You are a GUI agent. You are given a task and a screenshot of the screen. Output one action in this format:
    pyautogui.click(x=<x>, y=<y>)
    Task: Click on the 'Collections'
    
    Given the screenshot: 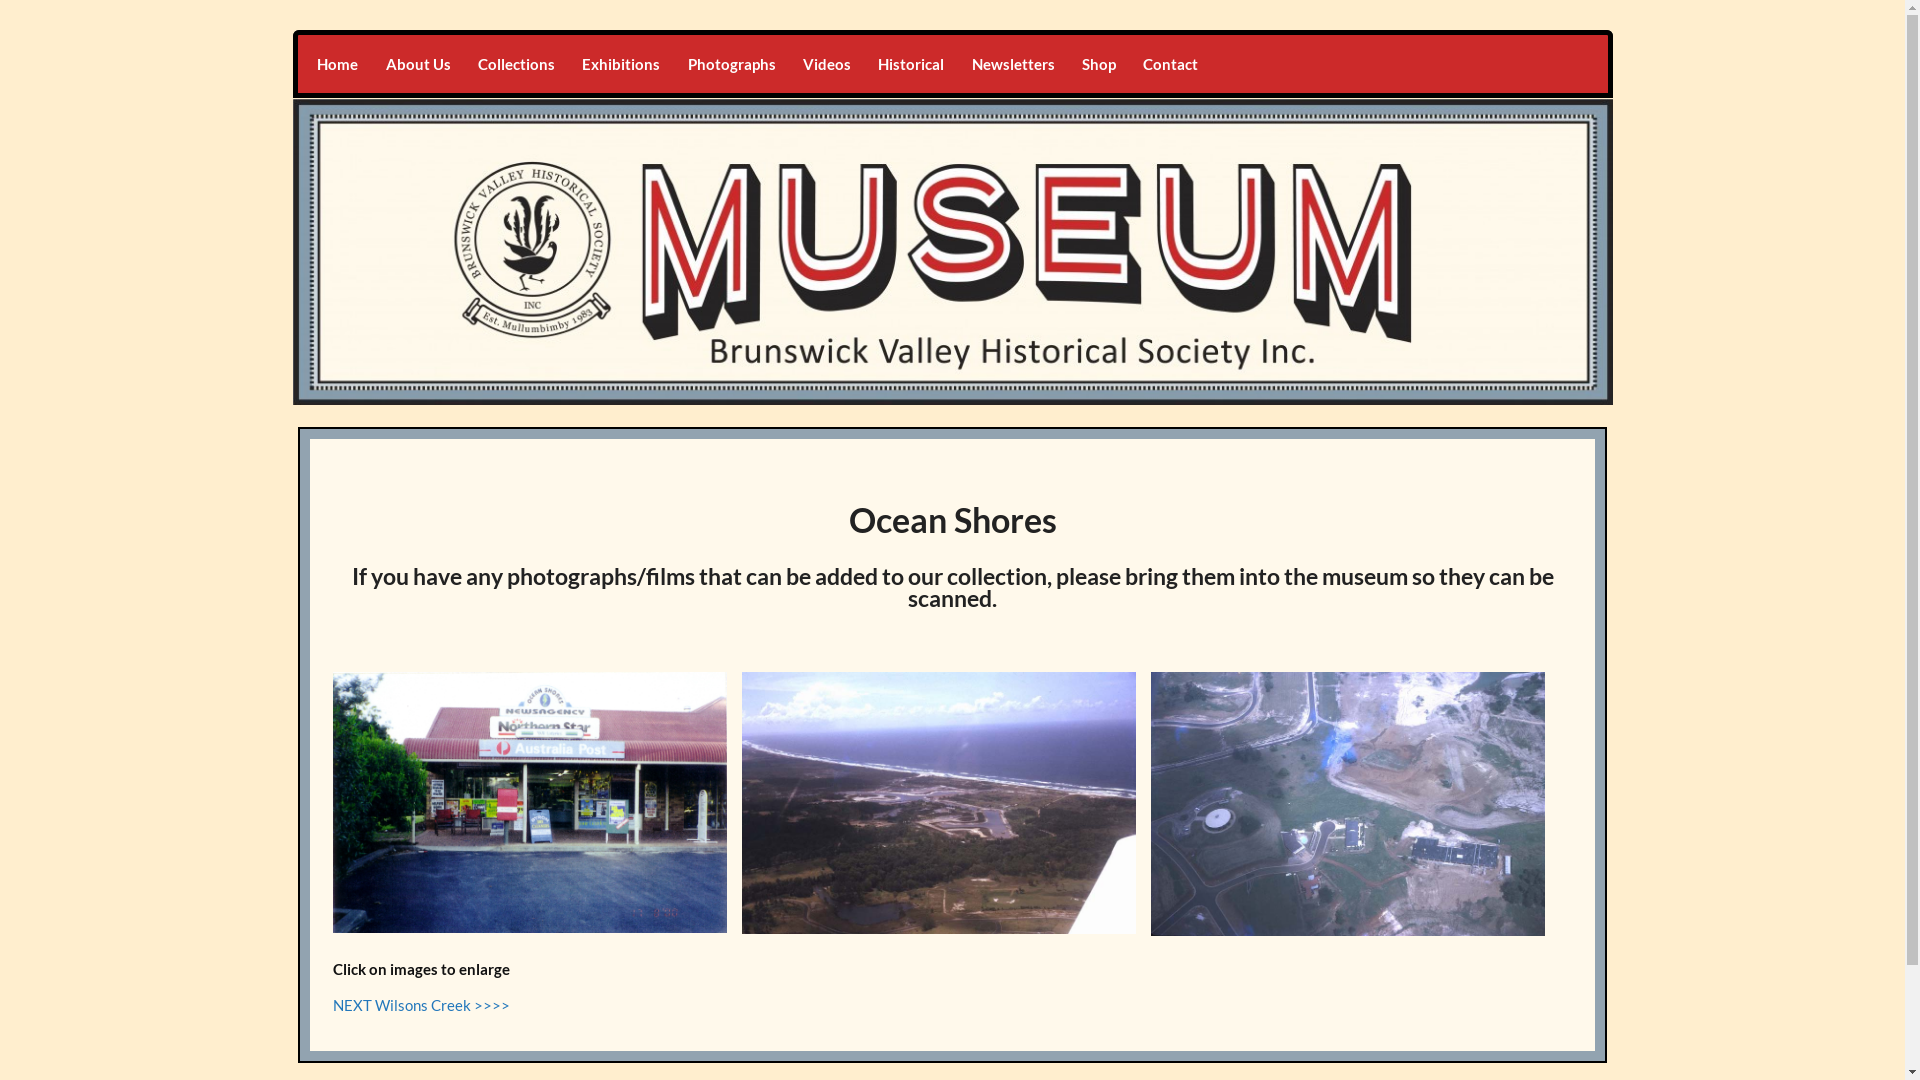 What is the action you would take?
    pyautogui.click(x=463, y=63)
    